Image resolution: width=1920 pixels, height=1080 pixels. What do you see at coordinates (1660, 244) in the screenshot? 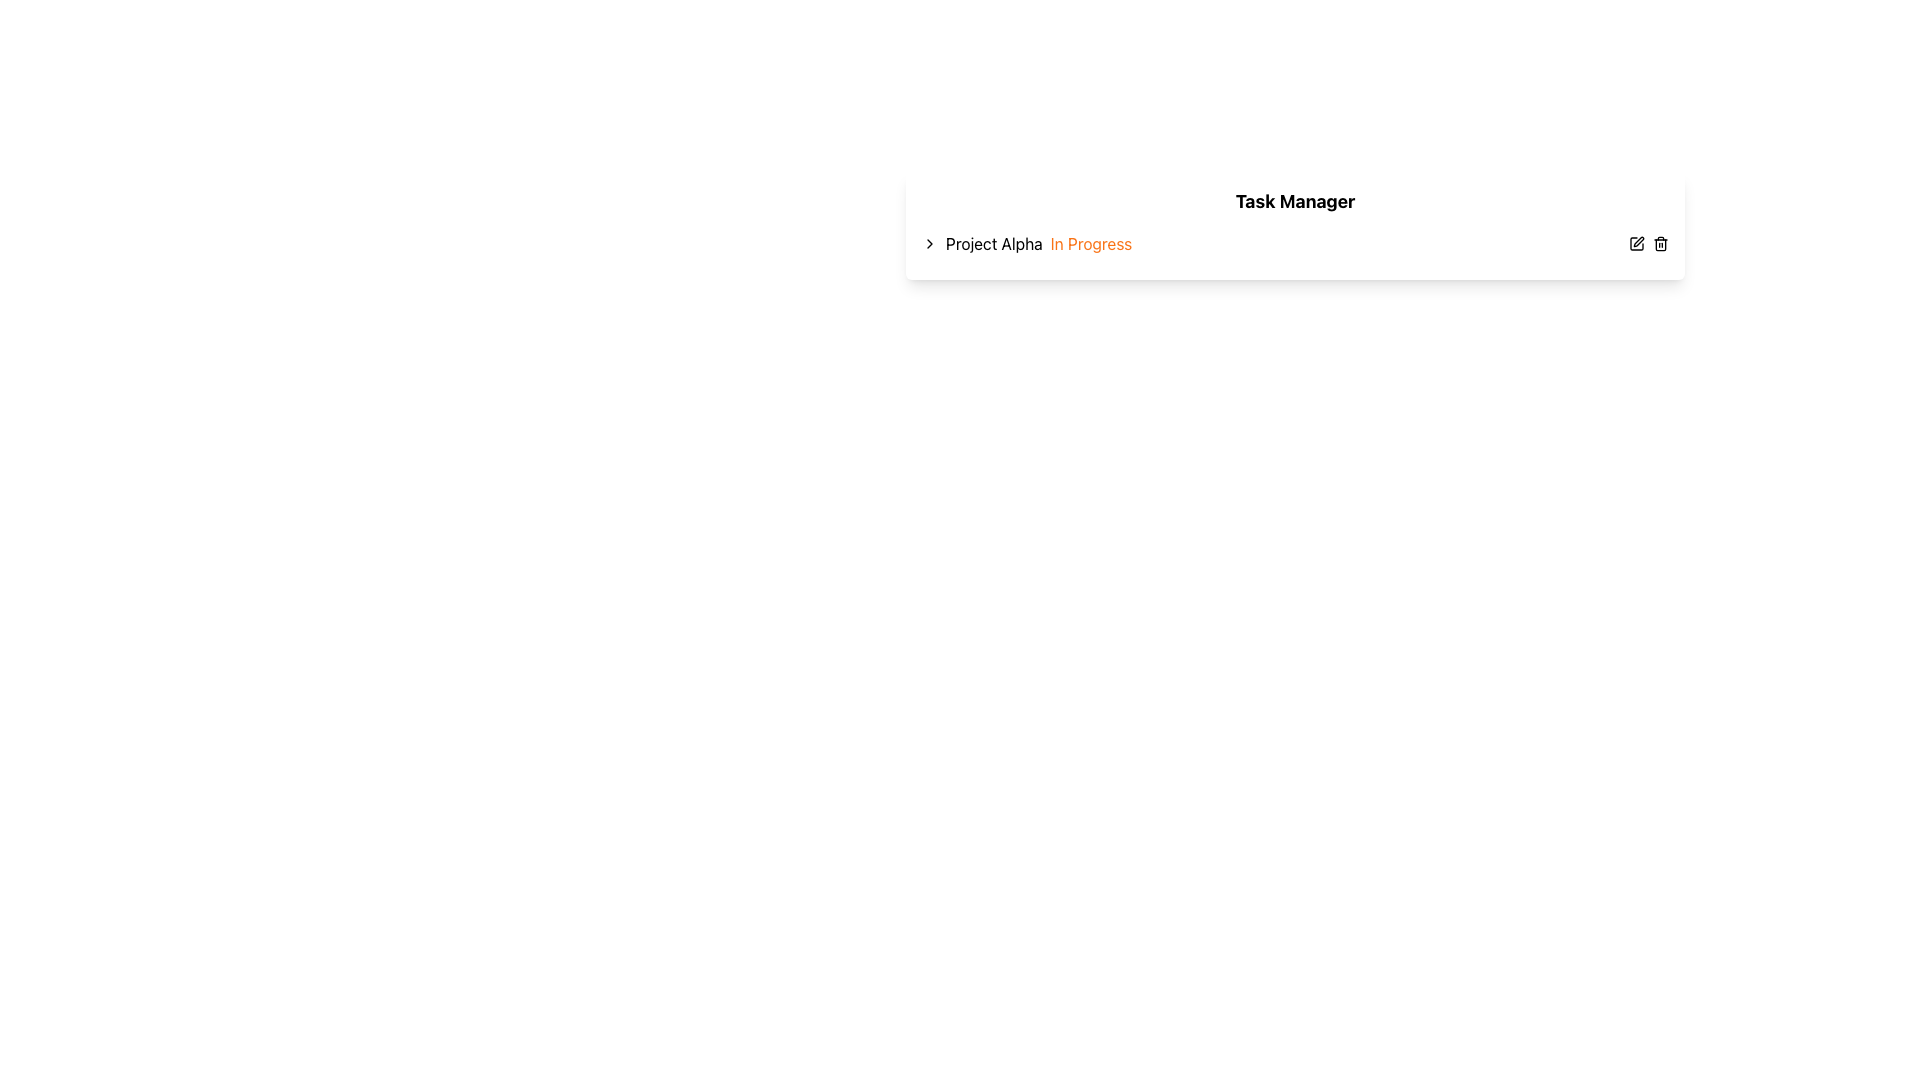
I see `the trash icon, which is part of a graphical icon indicating delete action` at bounding box center [1660, 244].